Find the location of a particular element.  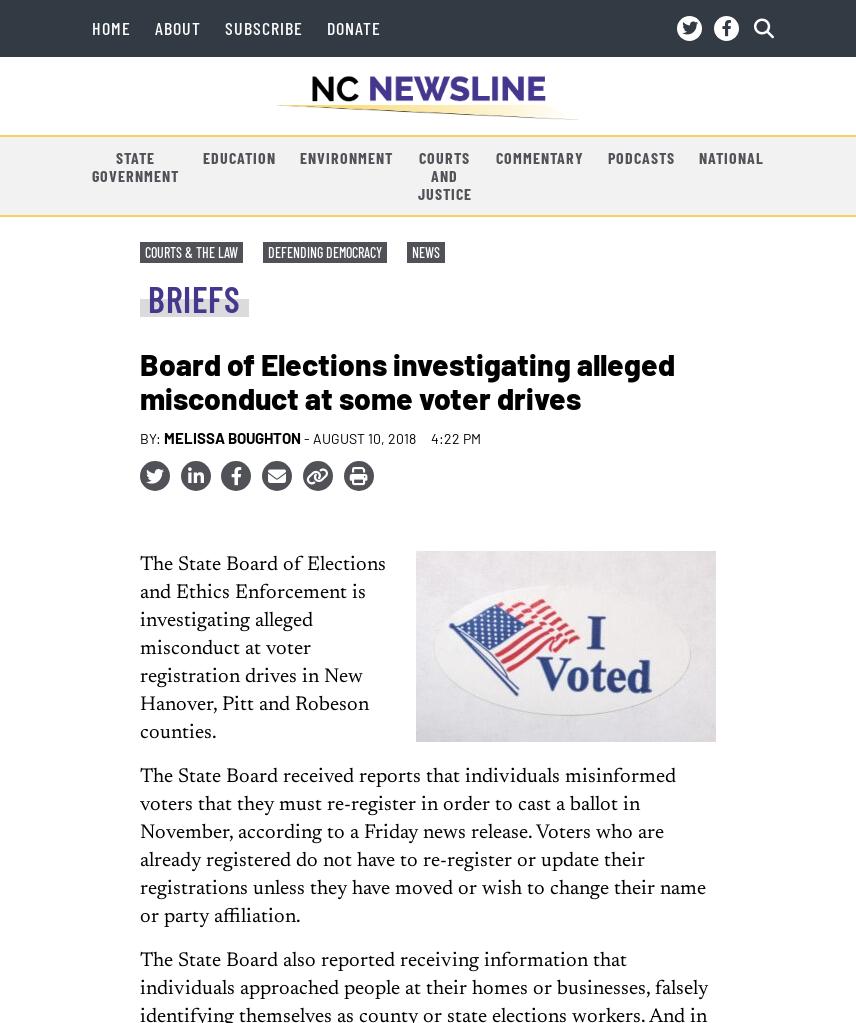

'If you fill out a registration form as part of a registration drive, you may personally return the form to your county board of elections, either in person or by mail. You do not have to give the form back to the voter drive worker.' is located at coordinates (441, 826).